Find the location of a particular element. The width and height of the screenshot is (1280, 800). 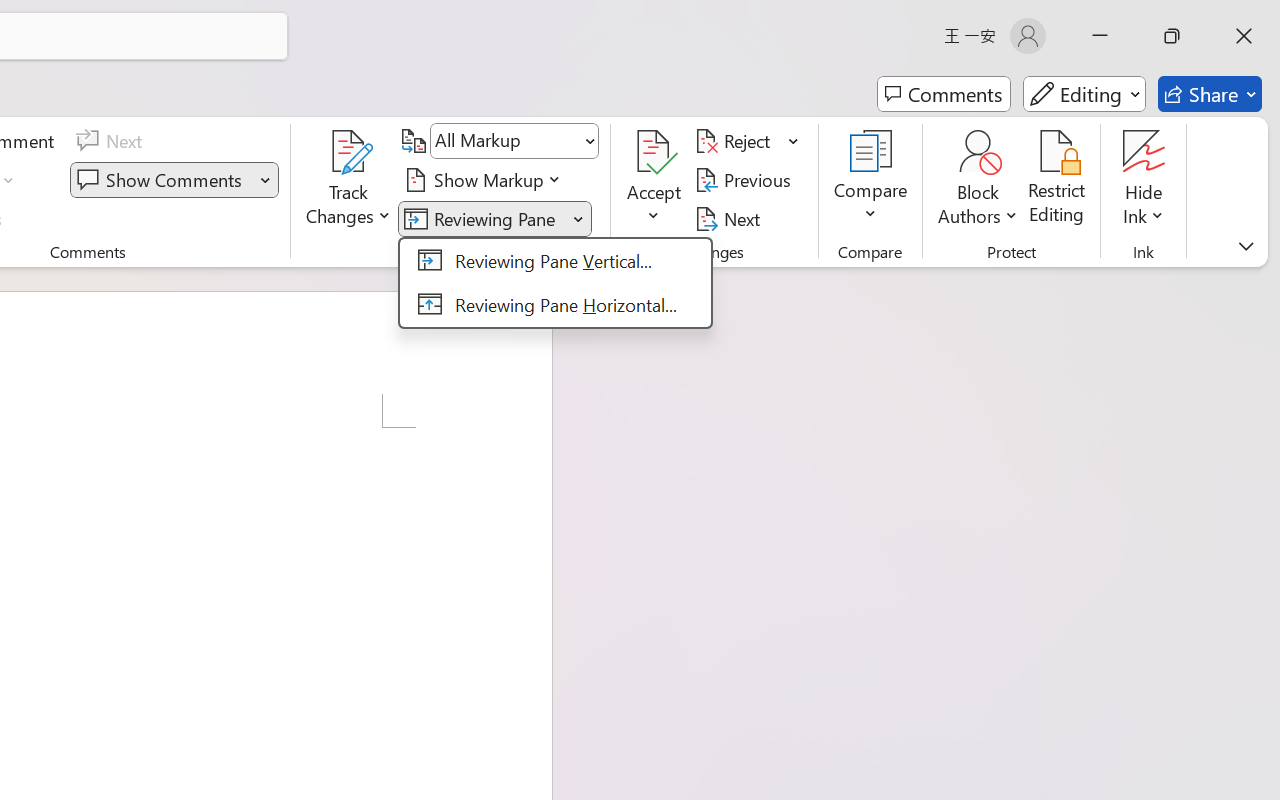

'Block Authors' is located at coordinates (977, 151).